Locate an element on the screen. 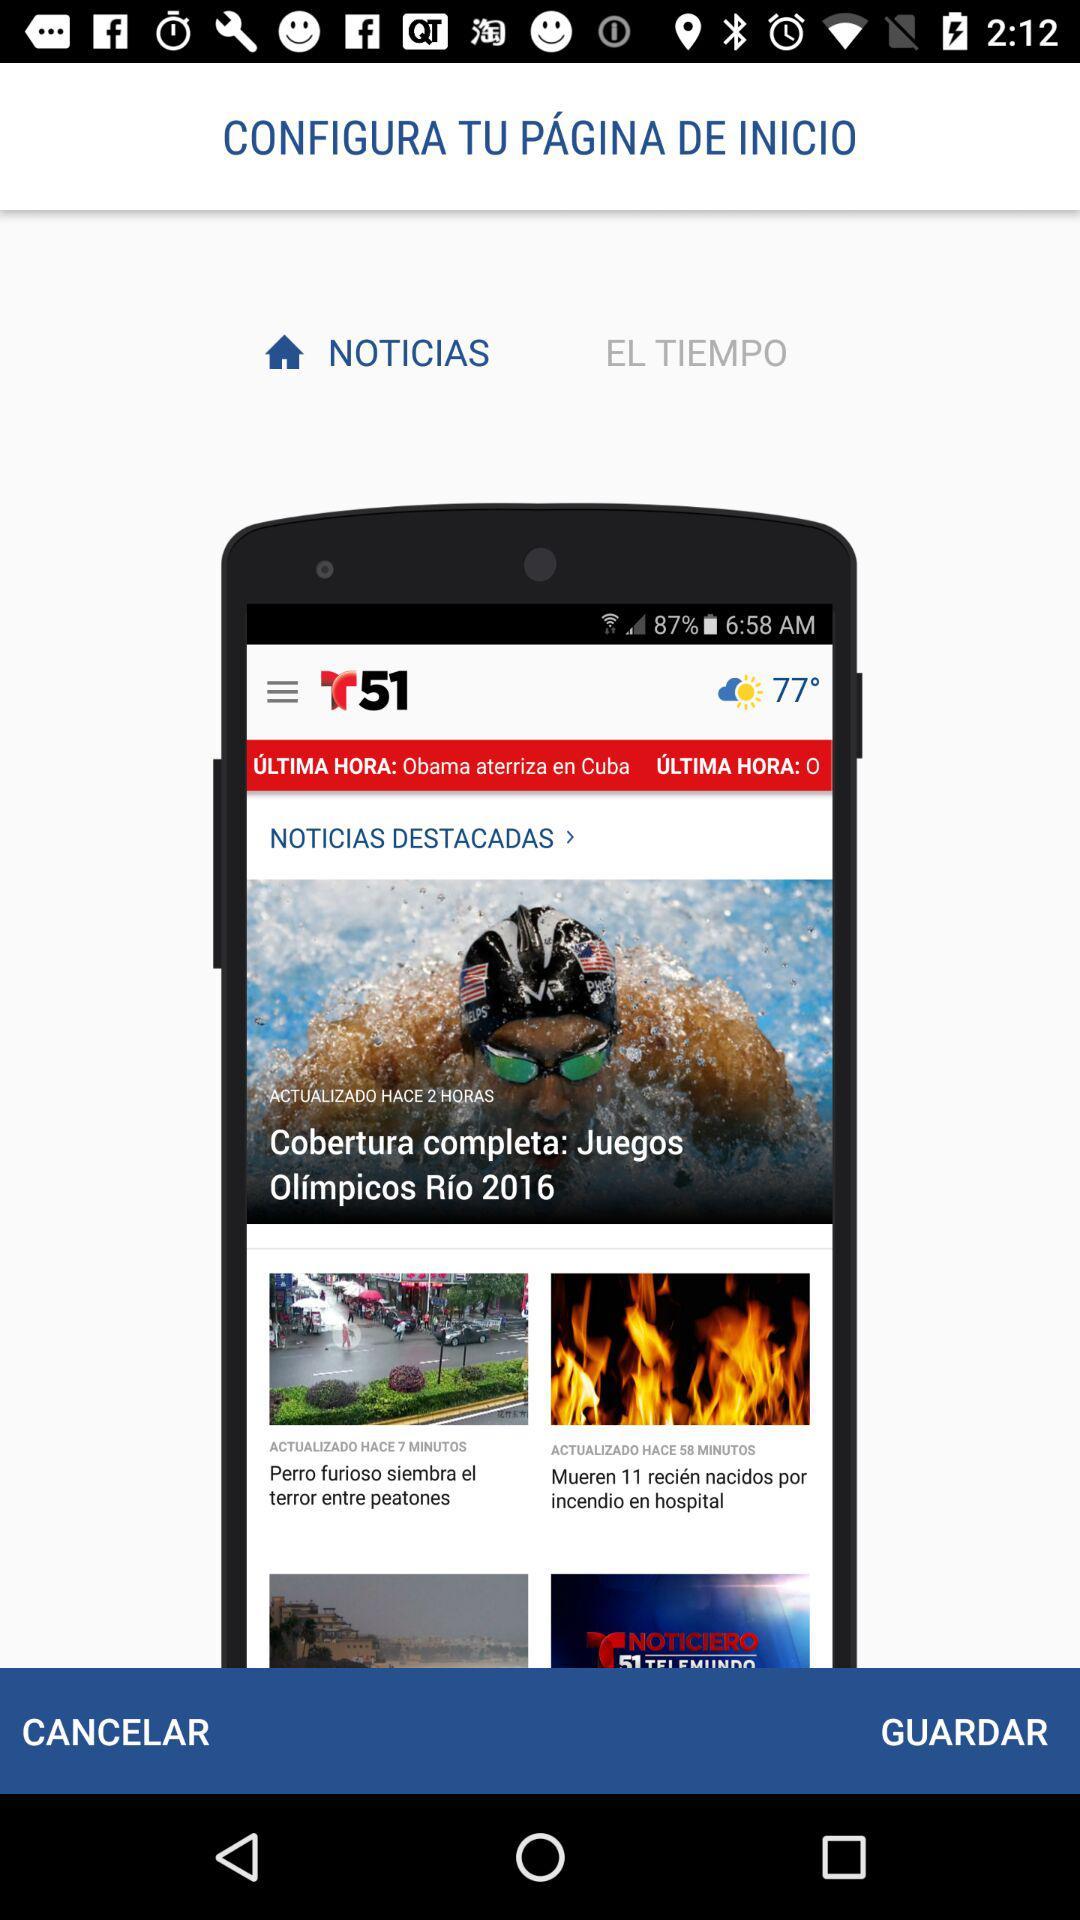  the el tiempo item is located at coordinates (690, 351).